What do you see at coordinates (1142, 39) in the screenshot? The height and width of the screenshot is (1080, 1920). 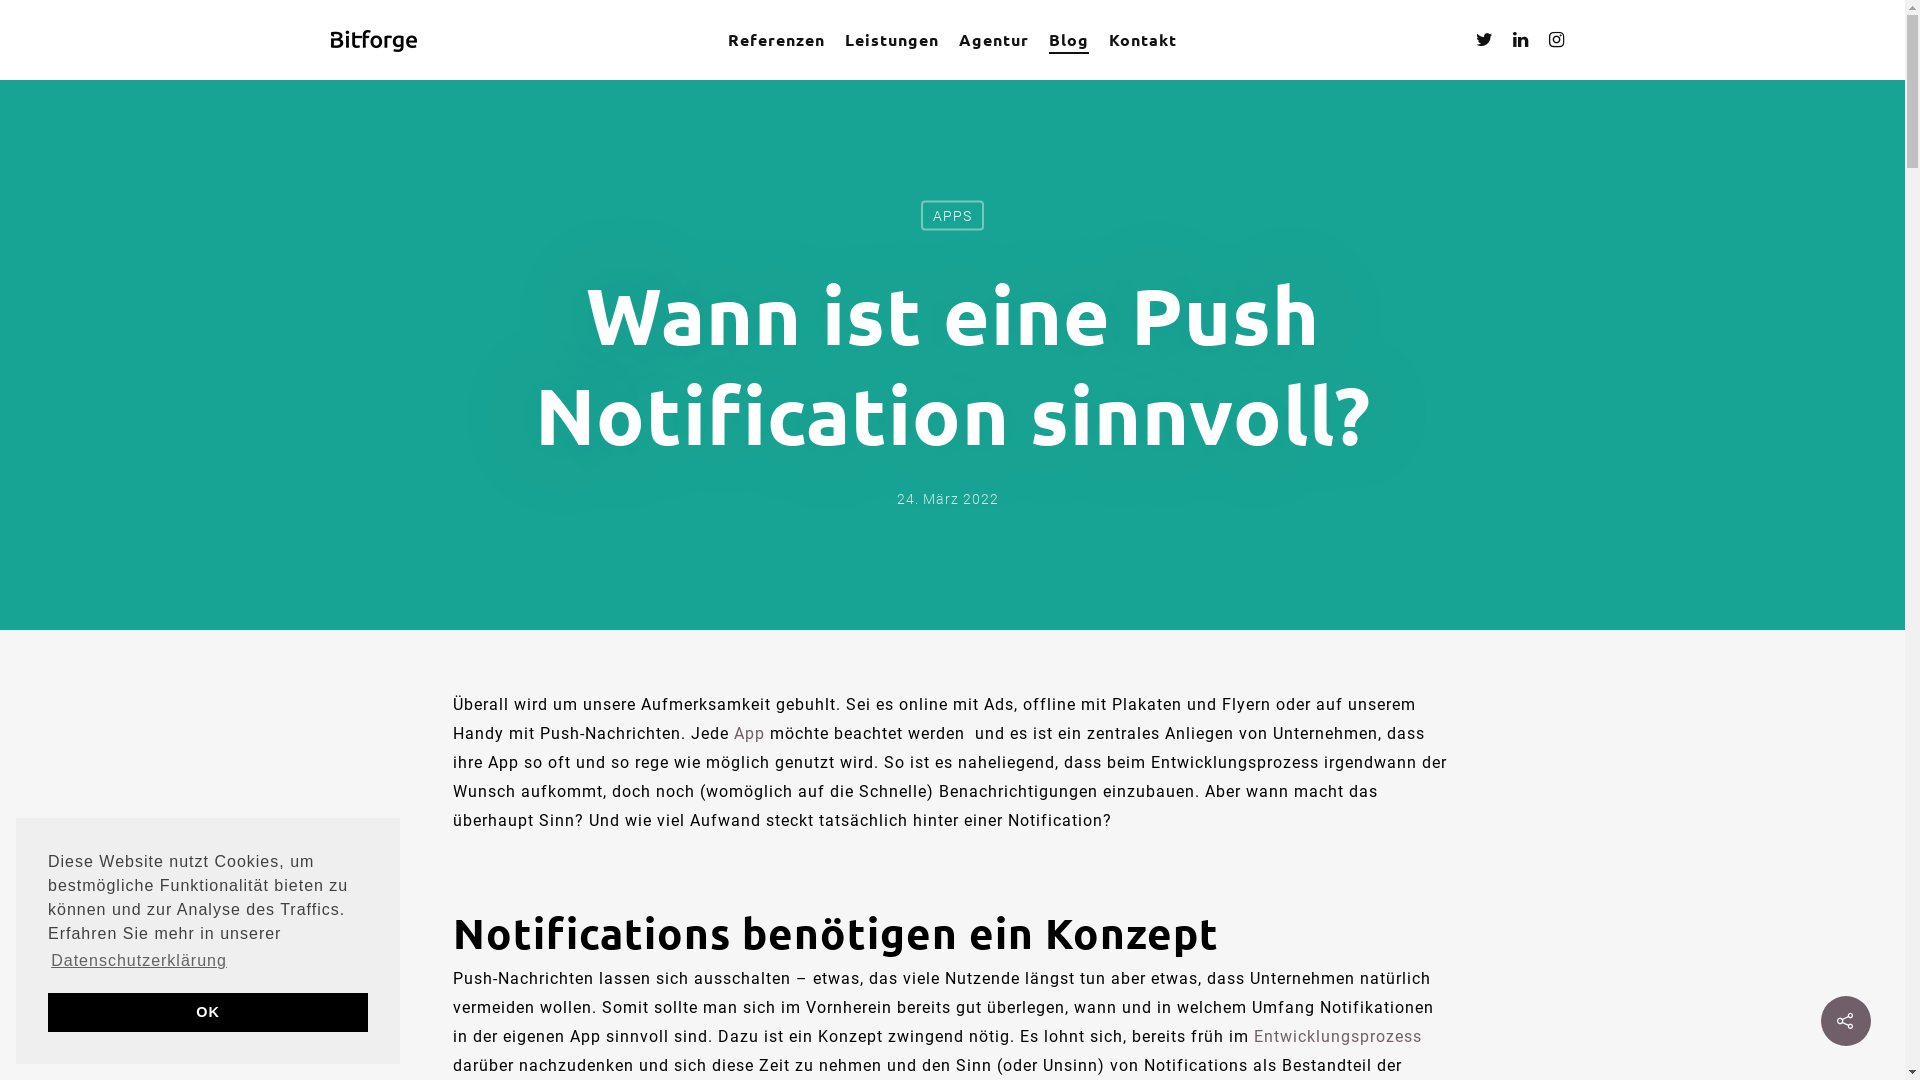 I see `'Kontakt'` at bounding box center [1142, 39].